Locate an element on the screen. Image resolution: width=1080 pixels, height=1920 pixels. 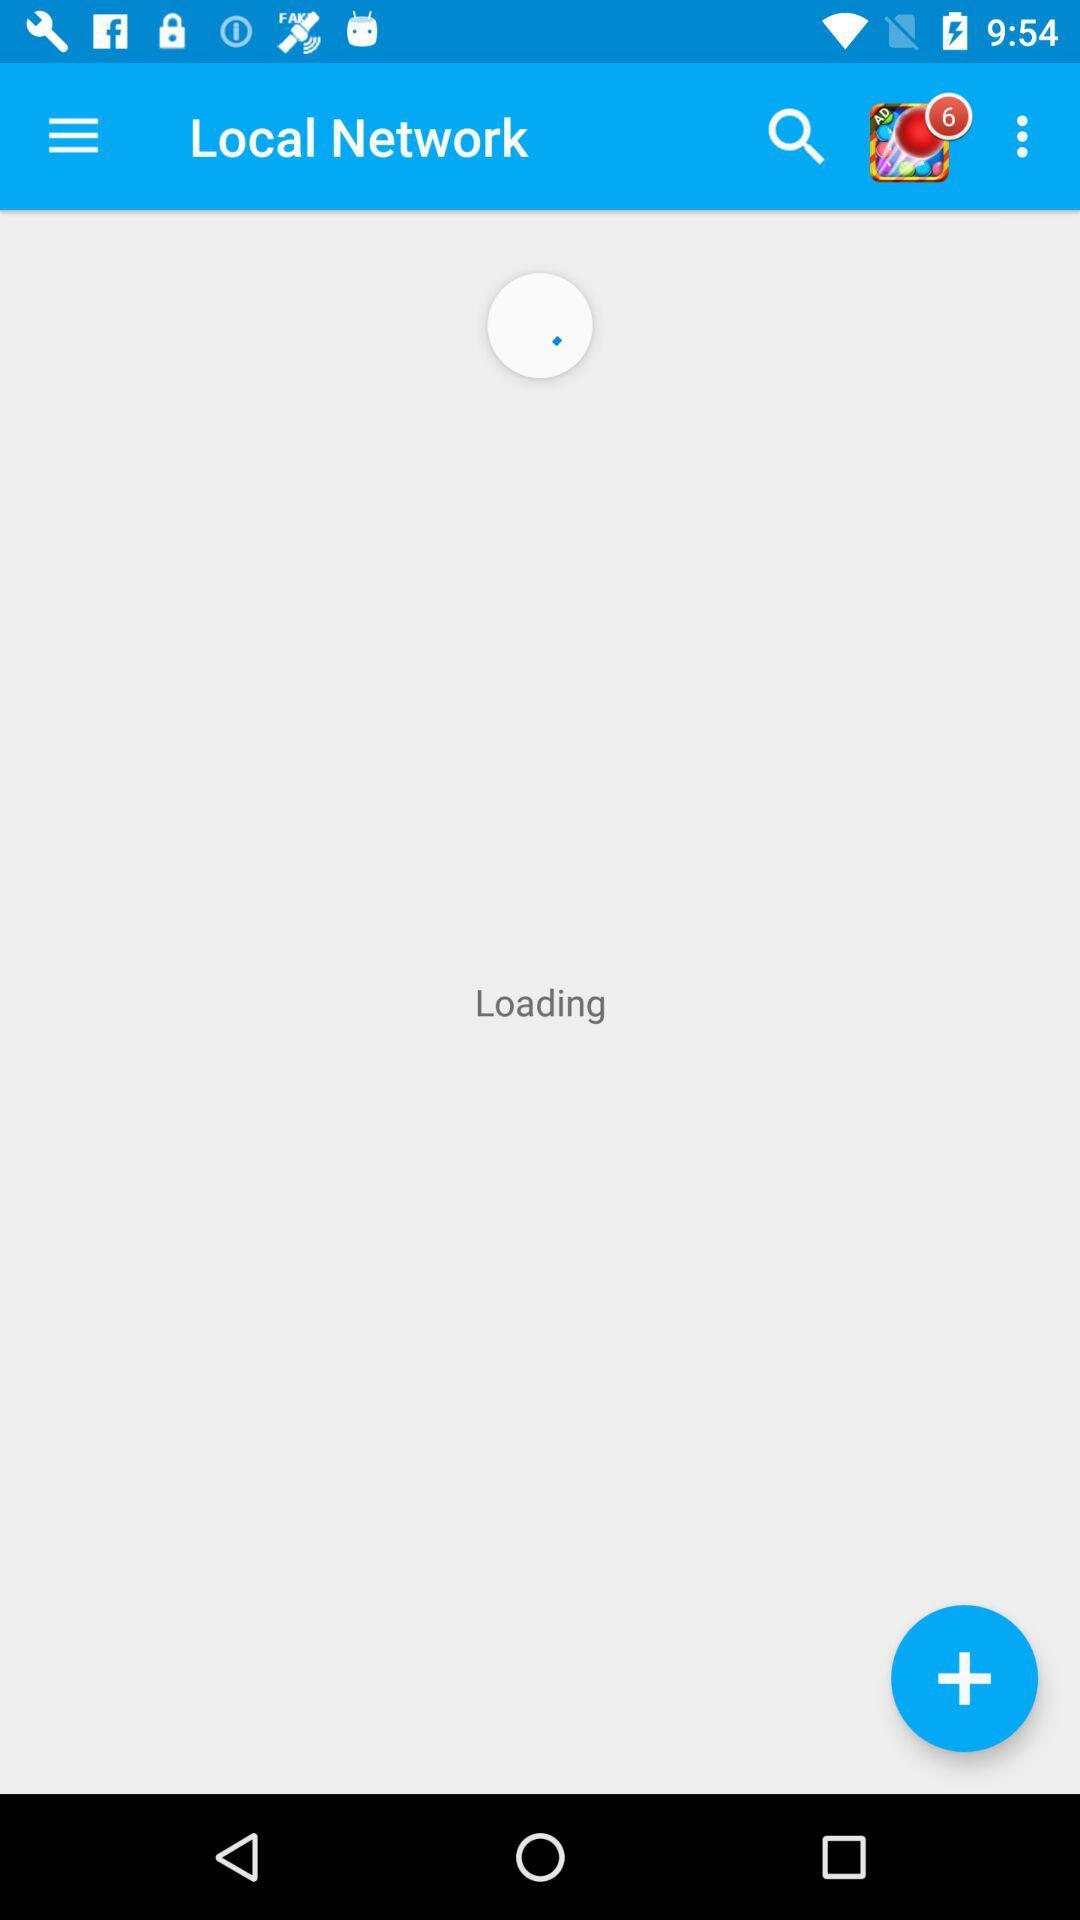
symbol is located at coordinates (963, 1678).